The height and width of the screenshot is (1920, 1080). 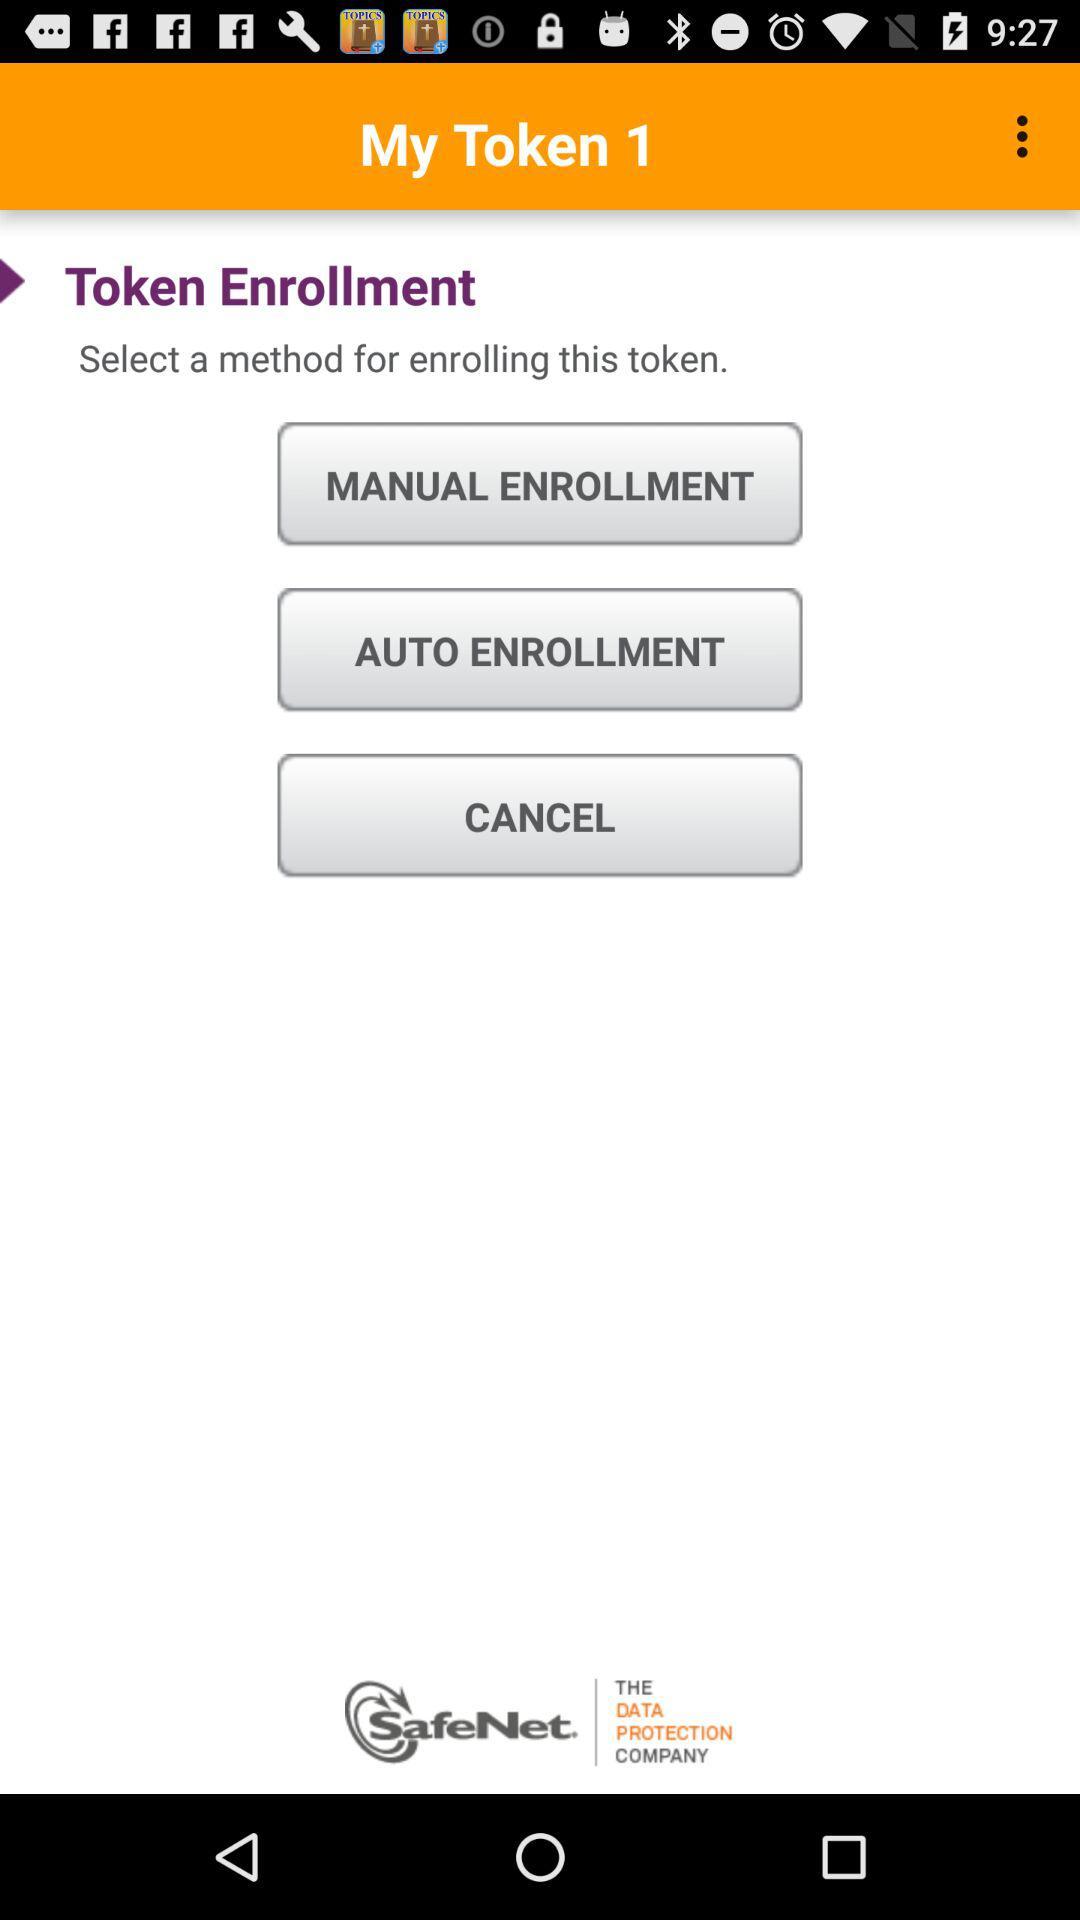 What do you see at coordinates (540, 485) in the screenshot?
I see `icon below select a method item` at bounding box center [540, 485].